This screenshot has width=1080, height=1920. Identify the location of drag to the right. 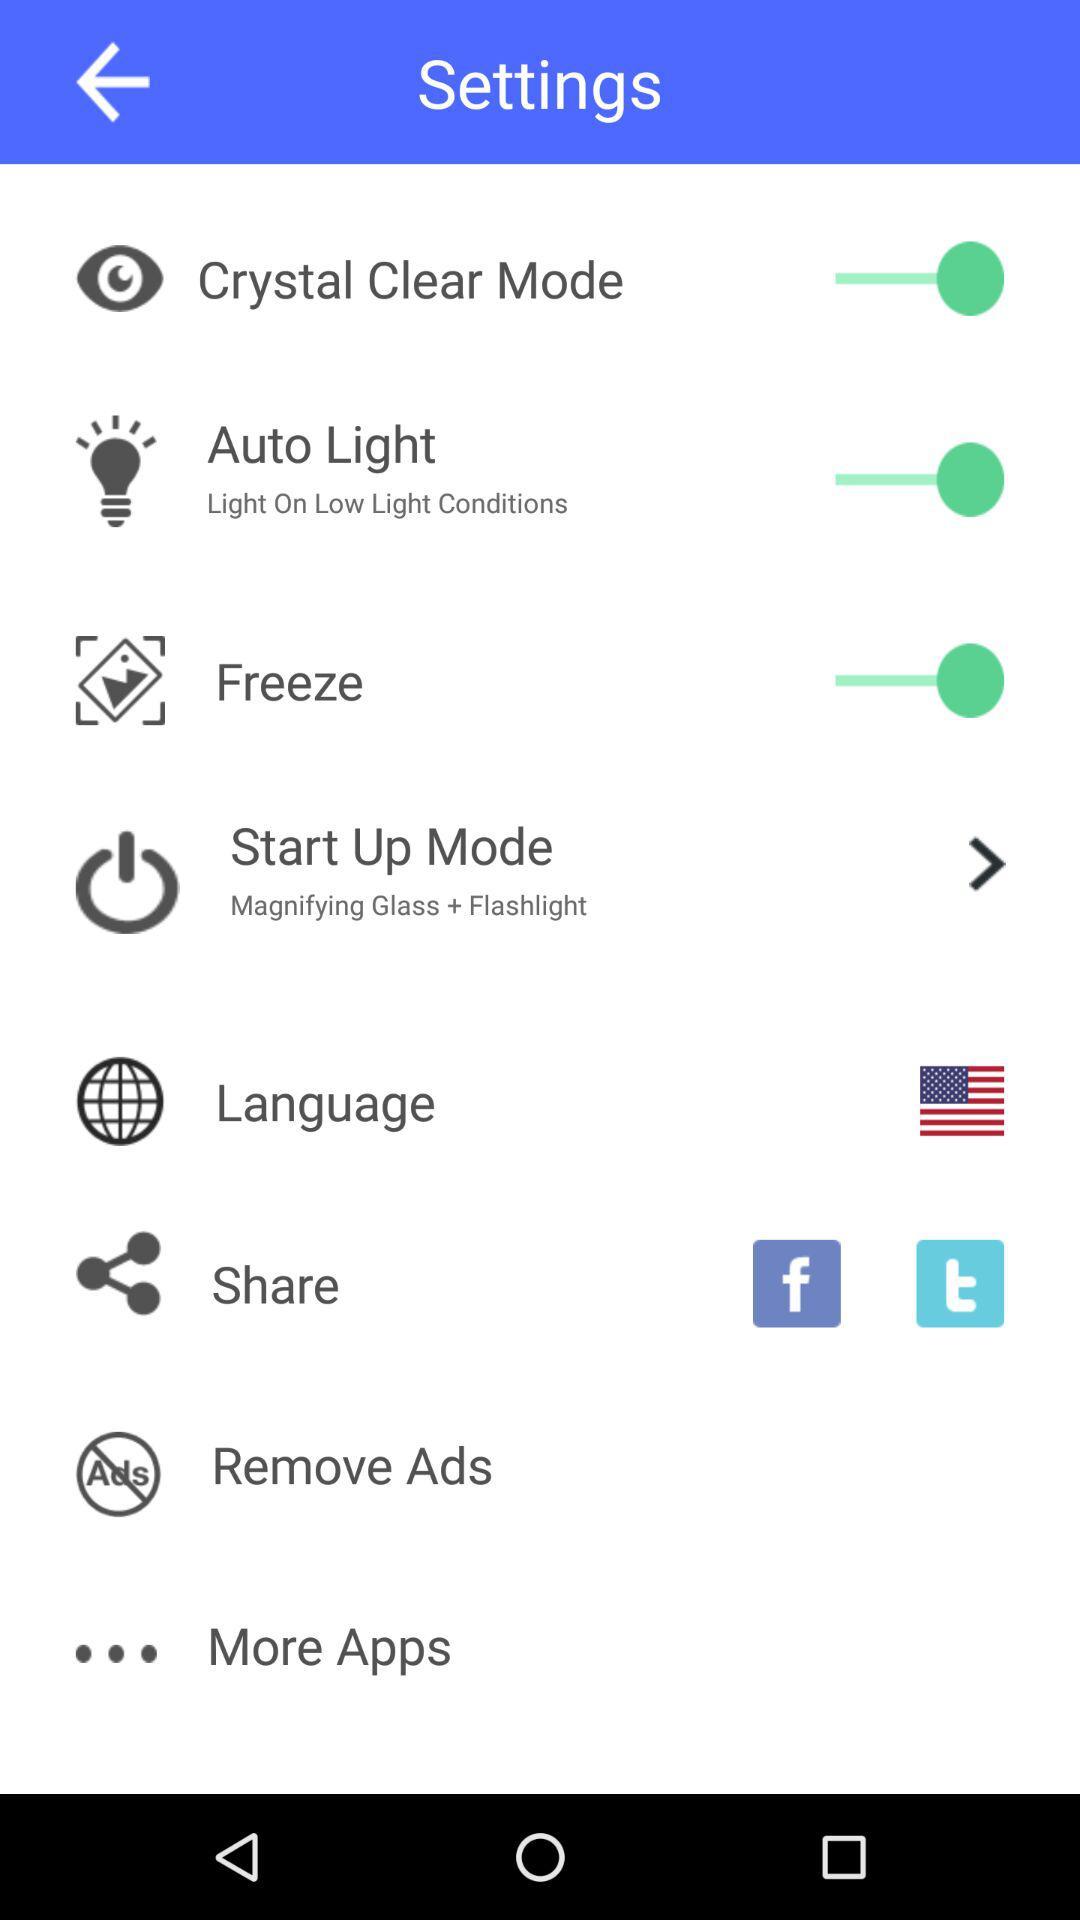
(919, 277).